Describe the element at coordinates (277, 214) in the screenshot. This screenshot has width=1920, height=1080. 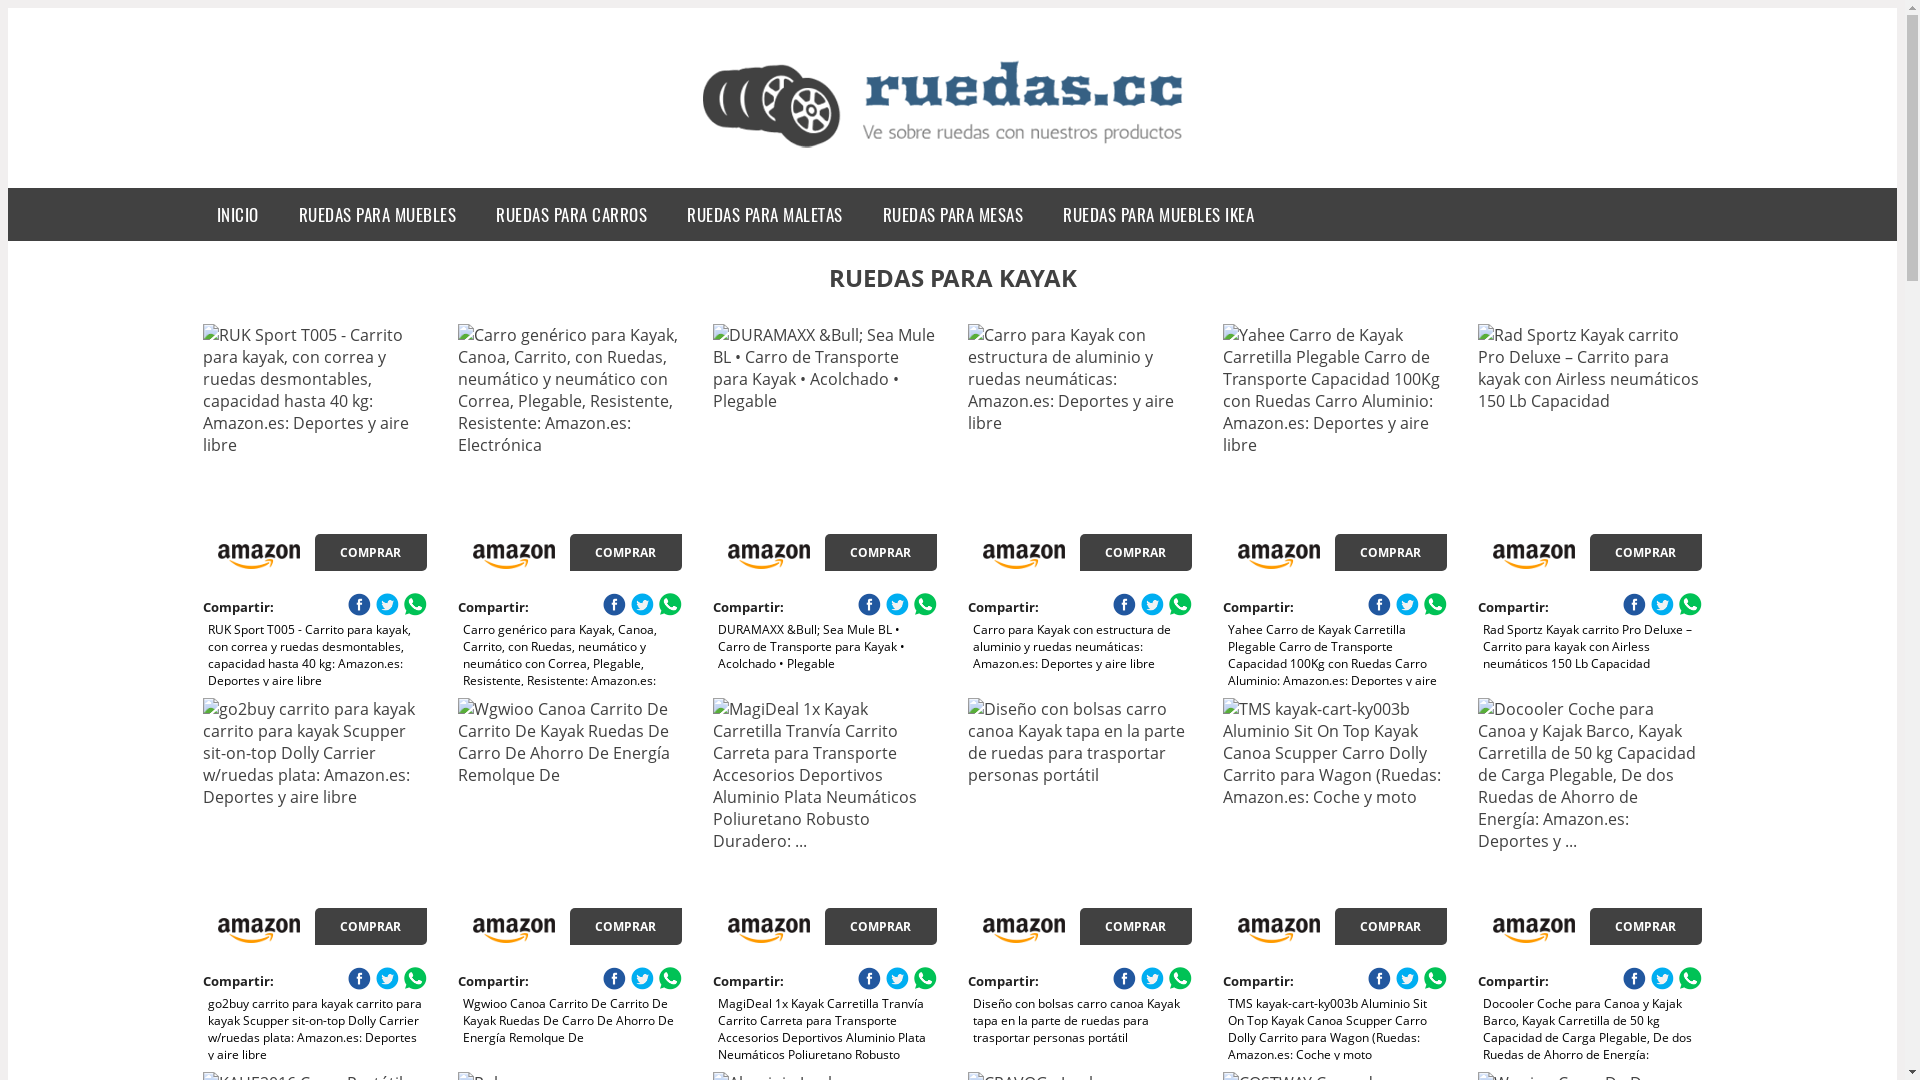
I see `'RUEDAS PARA MUEBLES'` at that location.